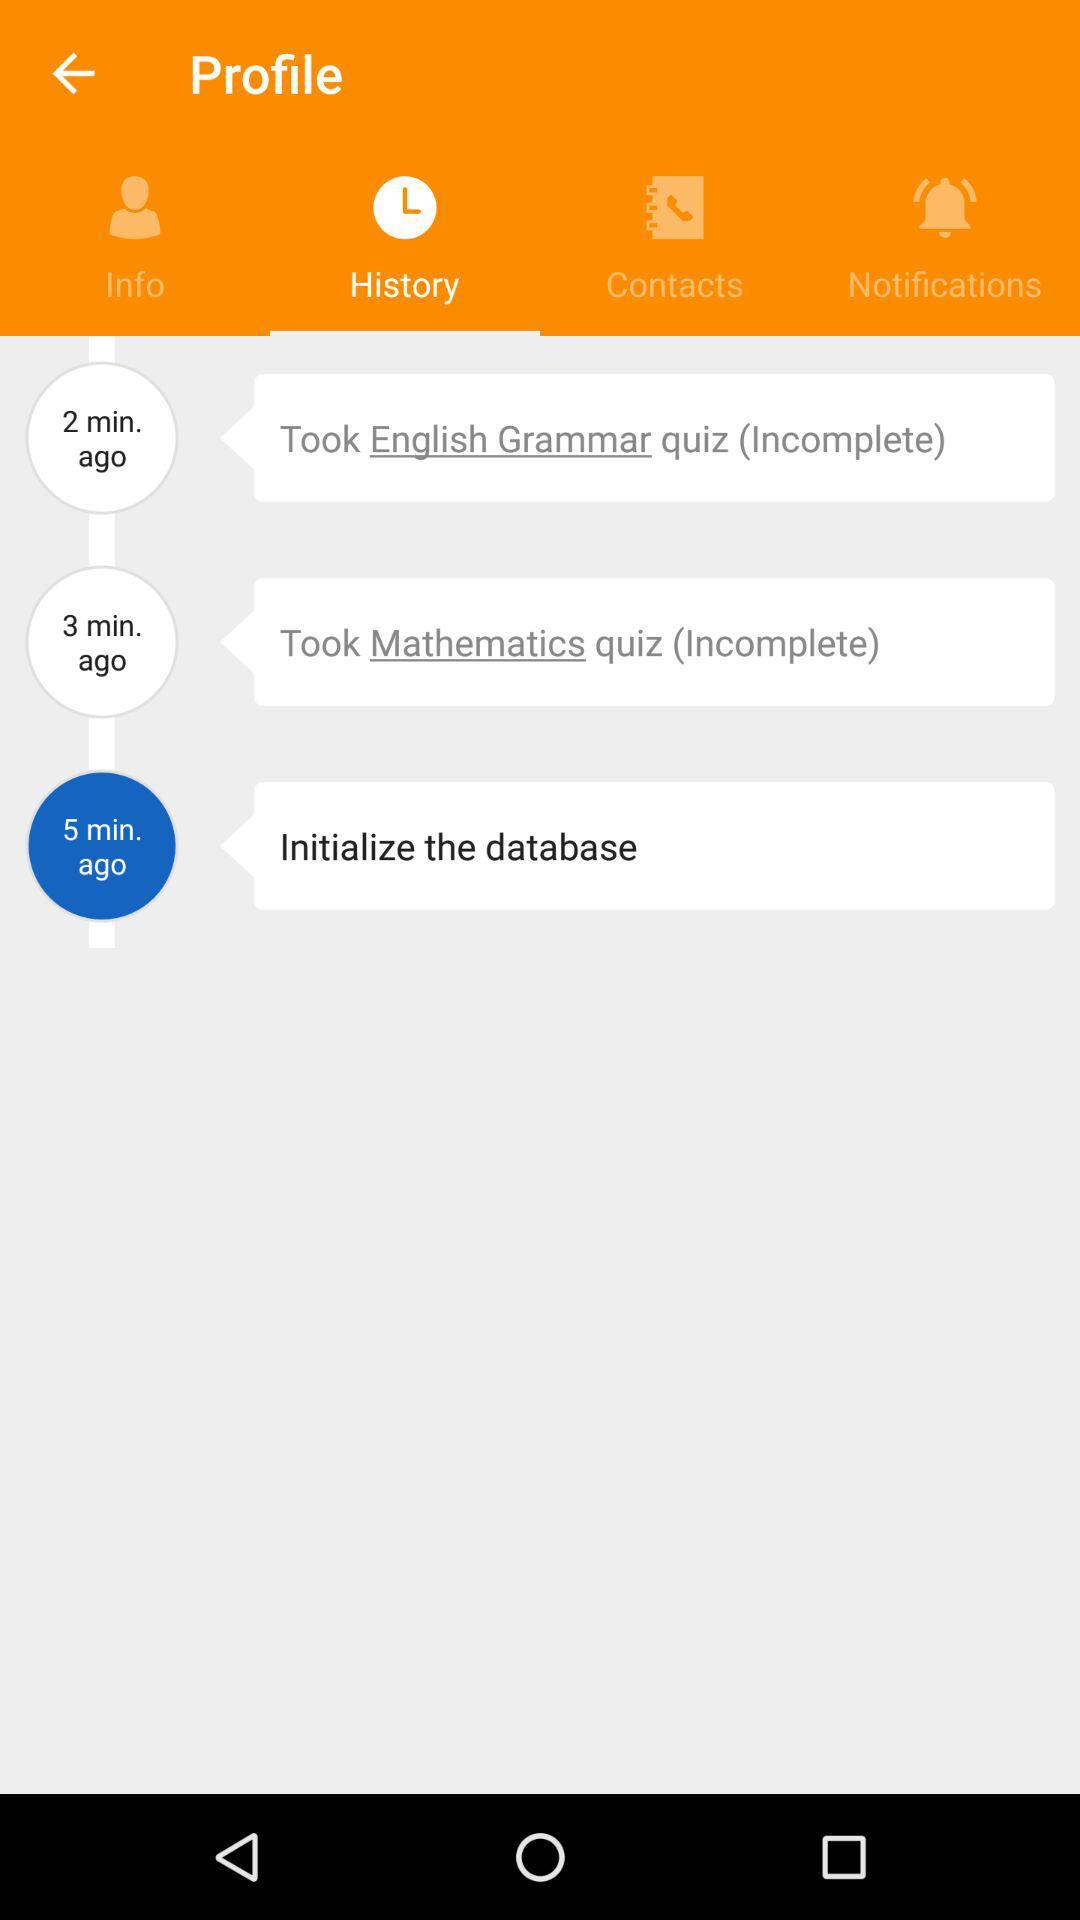 This screenshot has width=1080, height=1920. I want to click on item below info item, so click(101, 436).